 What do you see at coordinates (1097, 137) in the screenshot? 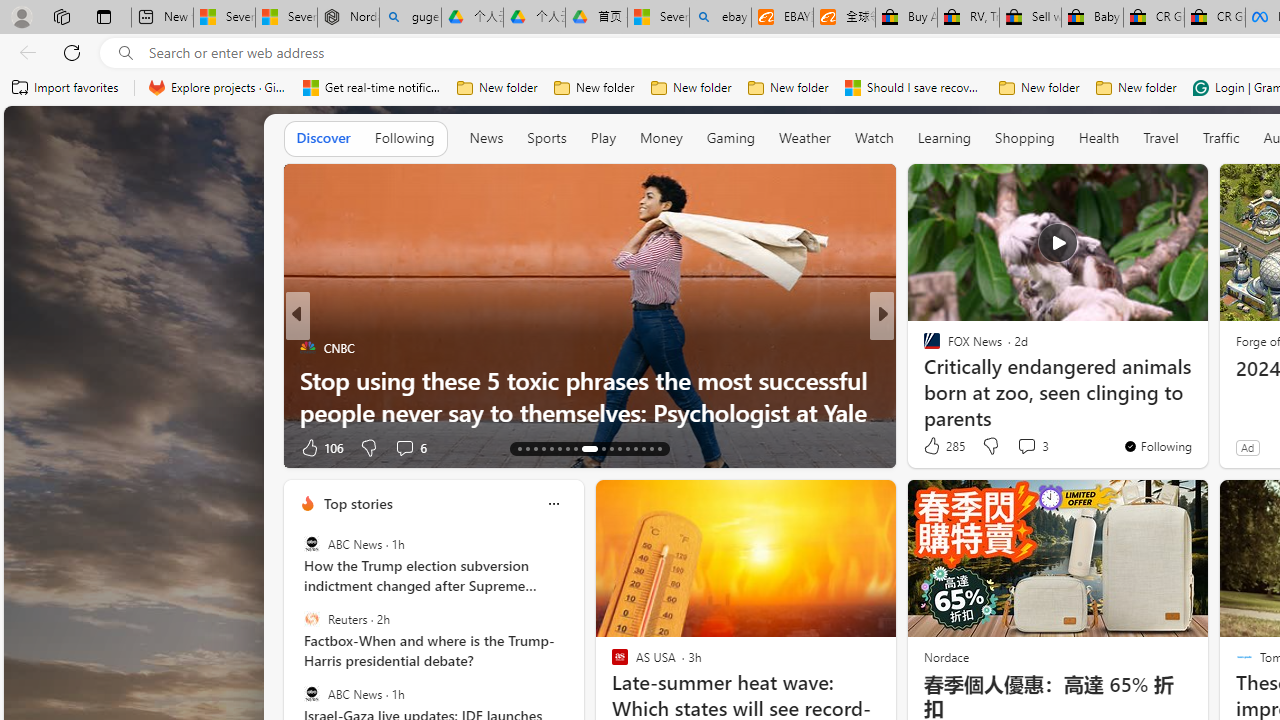
I see `'Health'` at bounding box center [1097, 137].